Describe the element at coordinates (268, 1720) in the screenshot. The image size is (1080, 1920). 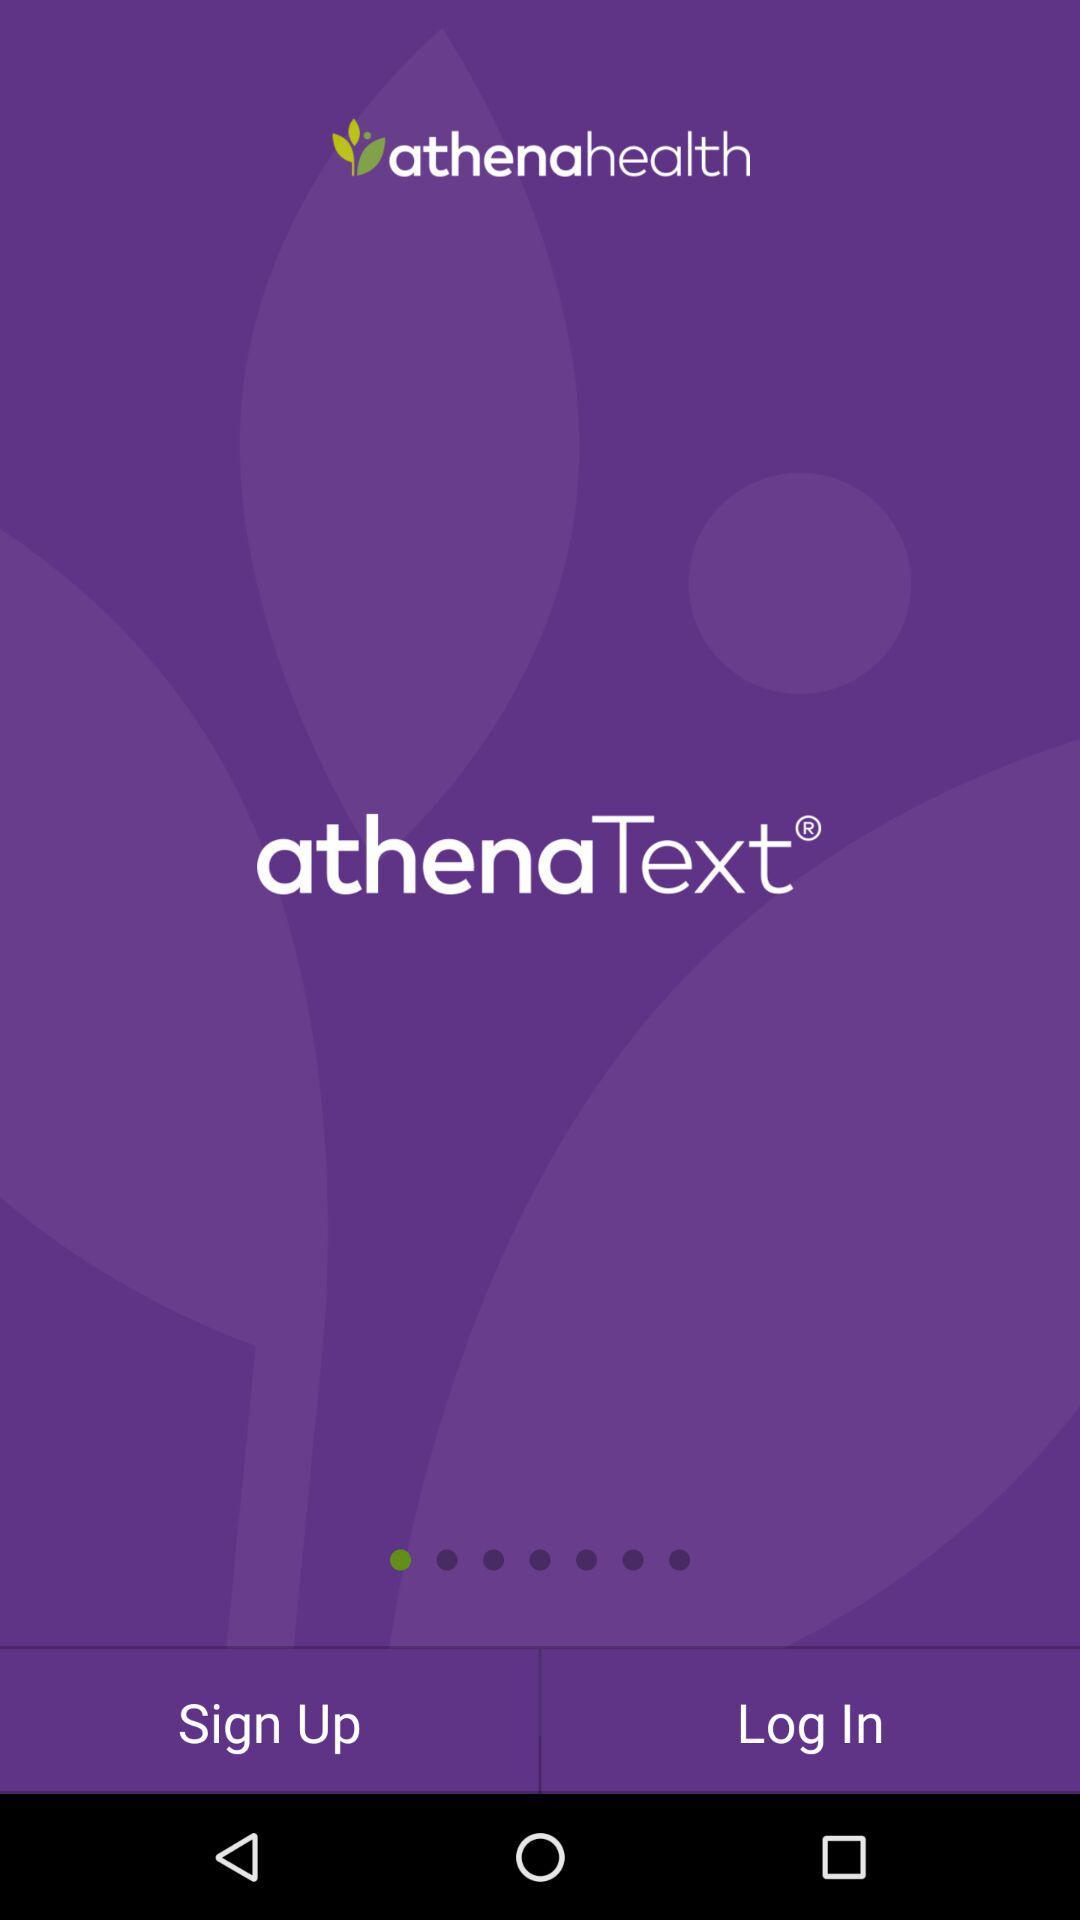
I see `sign up icon` at that location.